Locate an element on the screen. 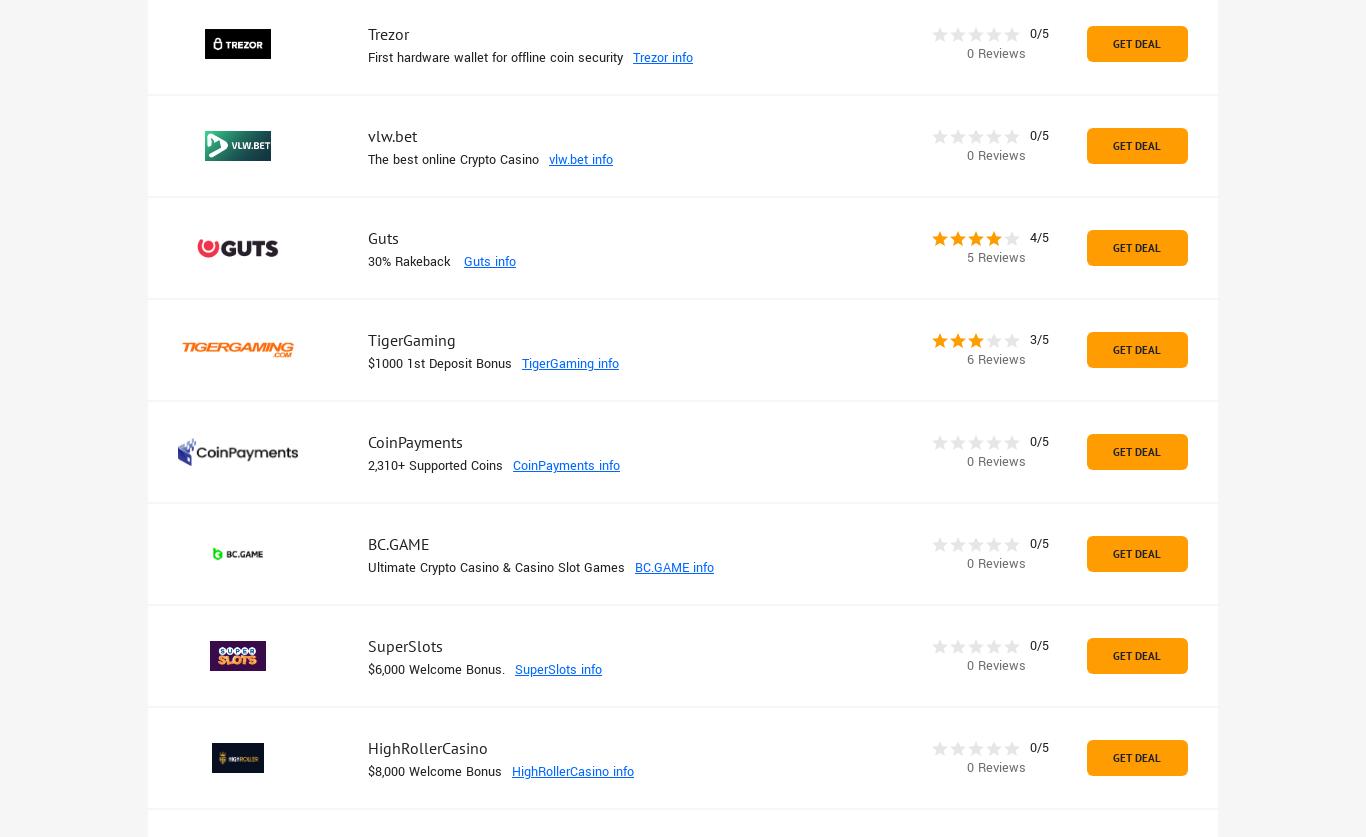  '3/5' is located at coordinates (1037, 339).